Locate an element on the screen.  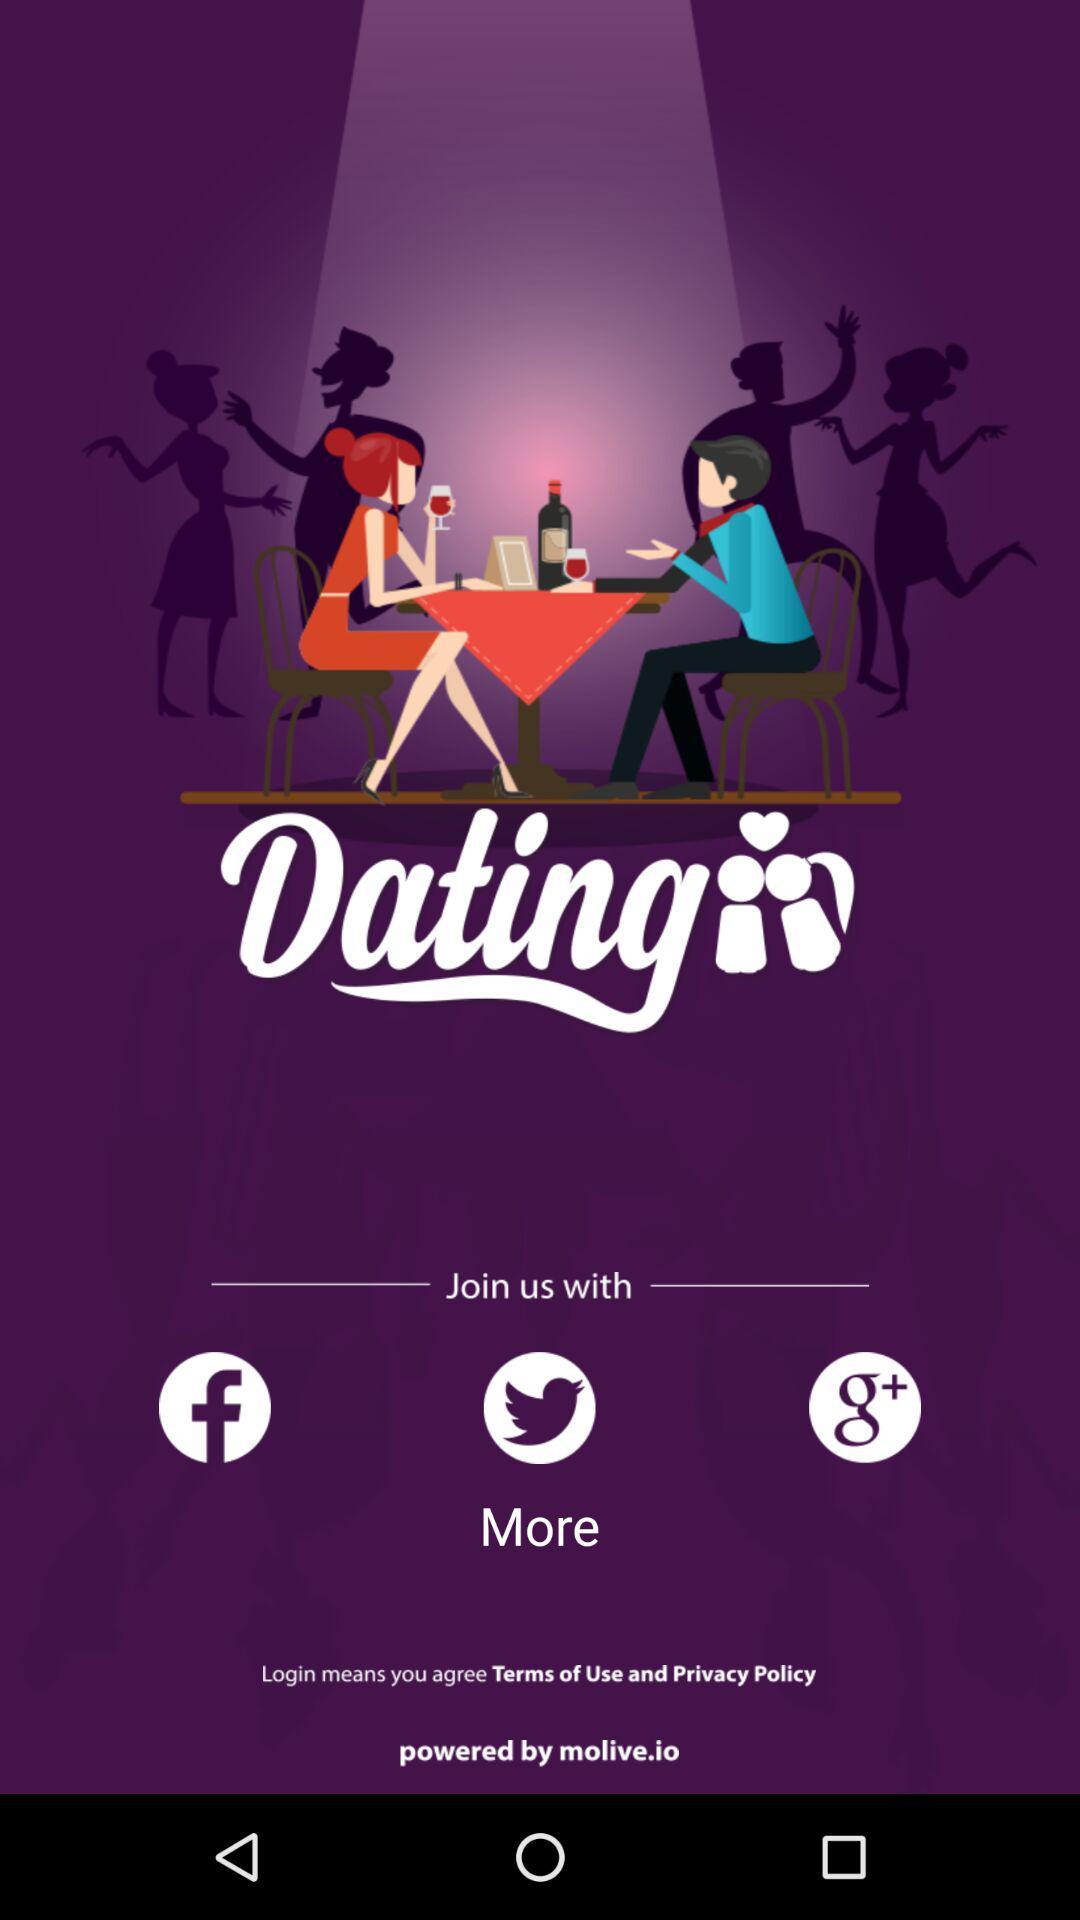
google is located at coordinates (863, 1407).